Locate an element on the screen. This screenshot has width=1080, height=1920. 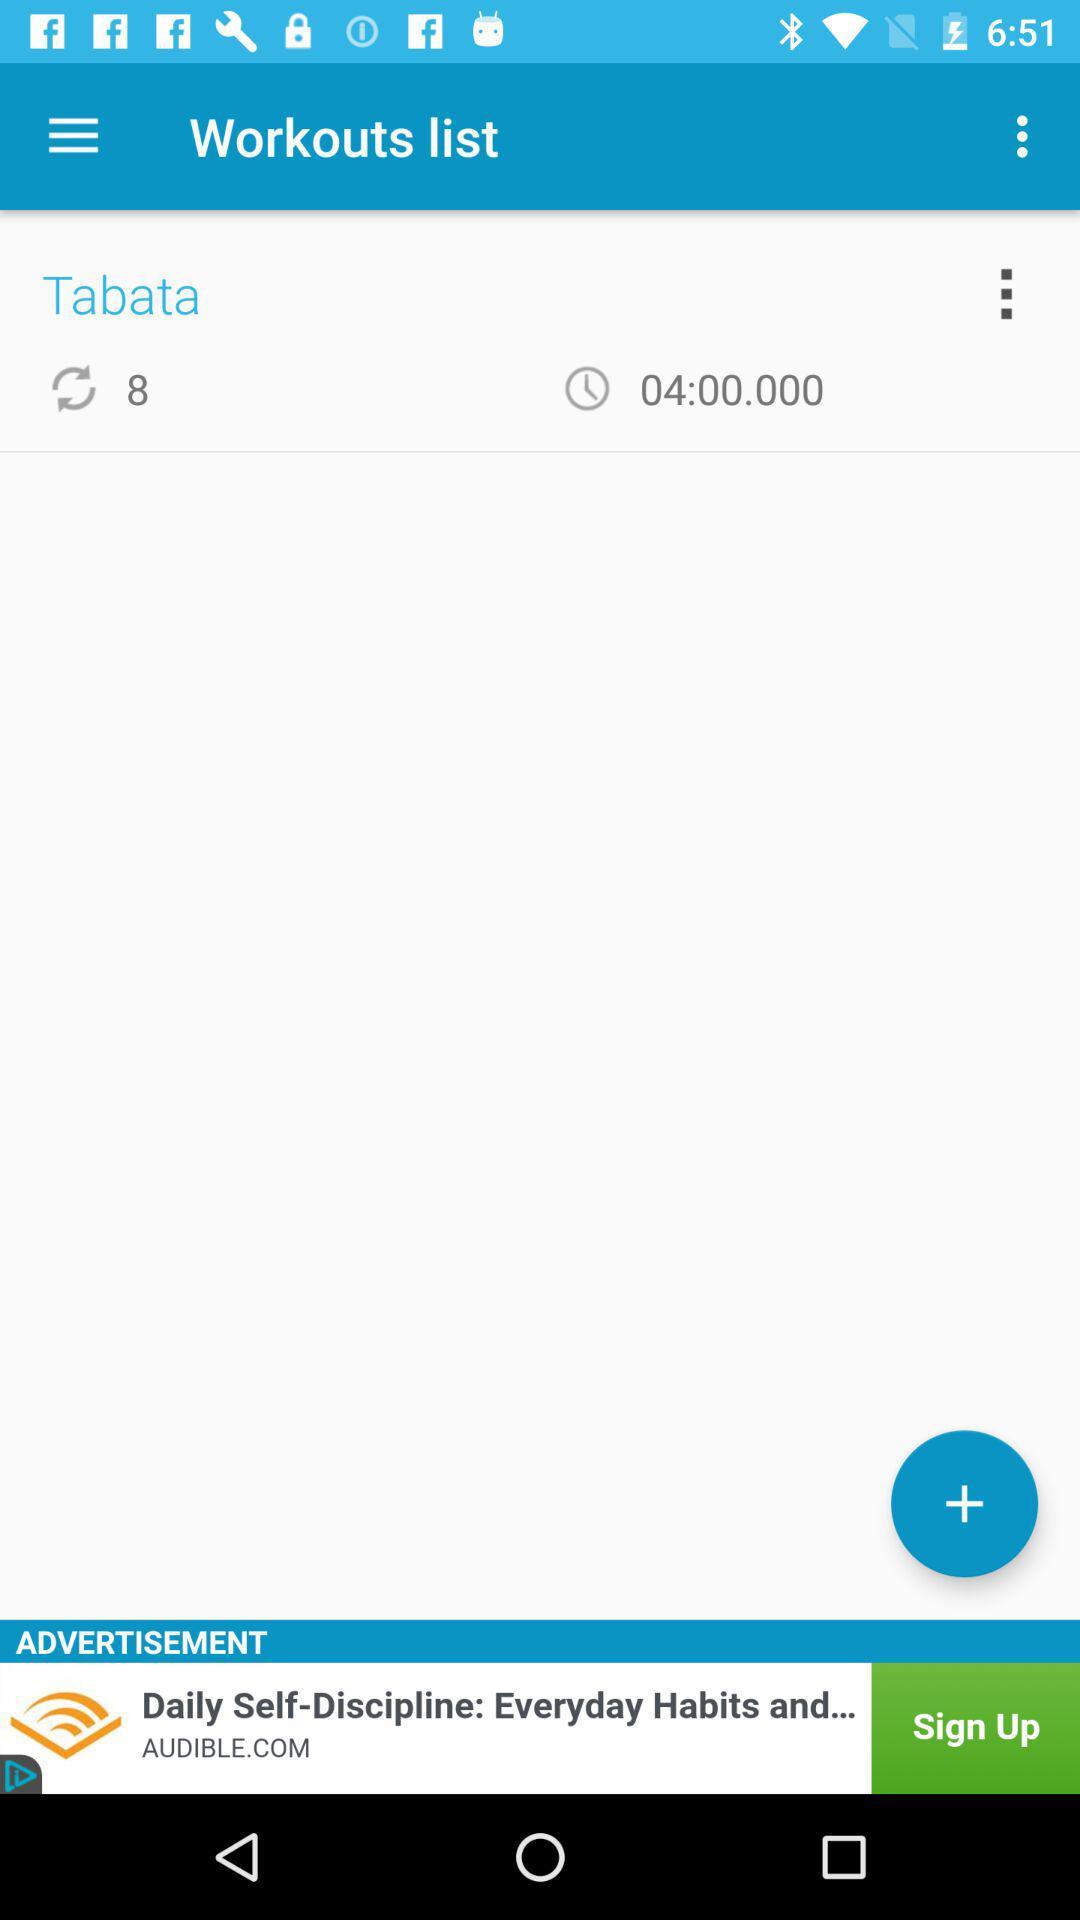
the app to the right of workouts list item is located at coordinates (1027, 135).